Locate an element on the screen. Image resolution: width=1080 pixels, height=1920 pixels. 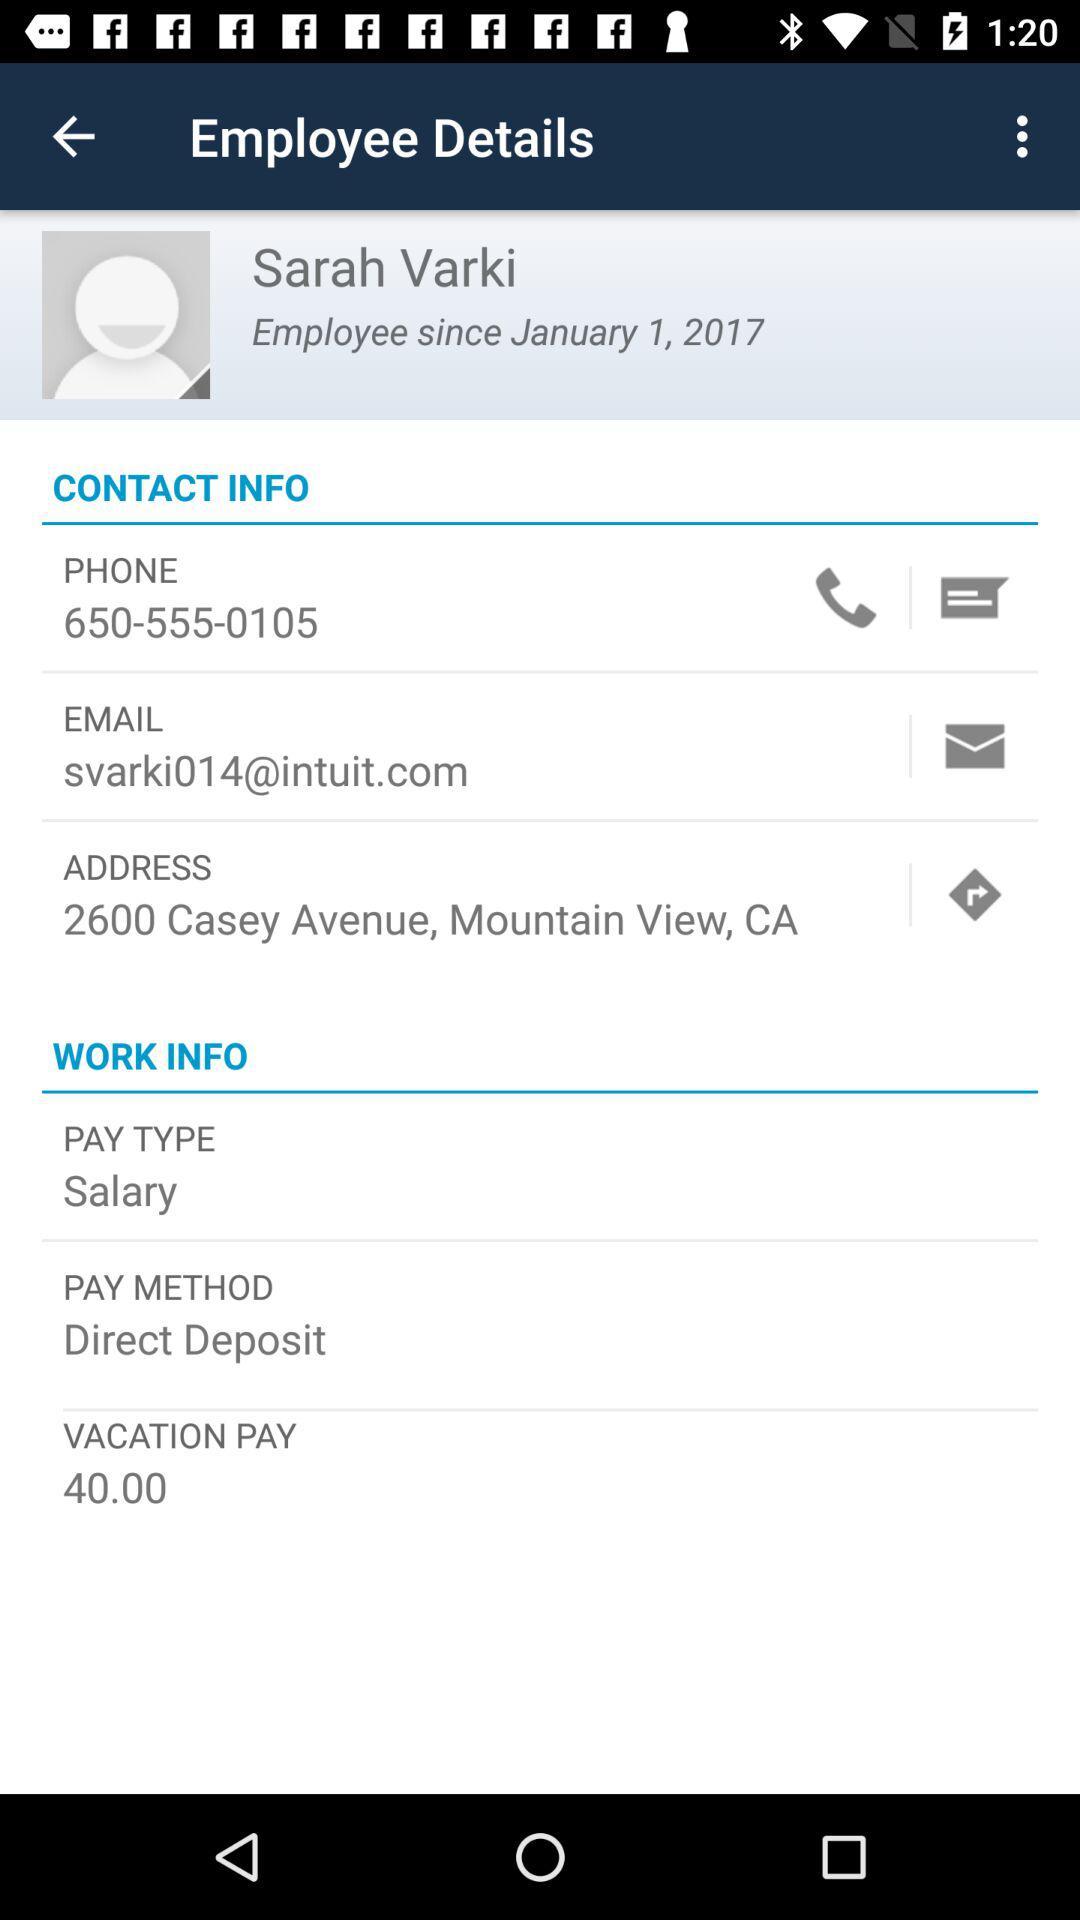
message option is located at coordinates (974, 596).